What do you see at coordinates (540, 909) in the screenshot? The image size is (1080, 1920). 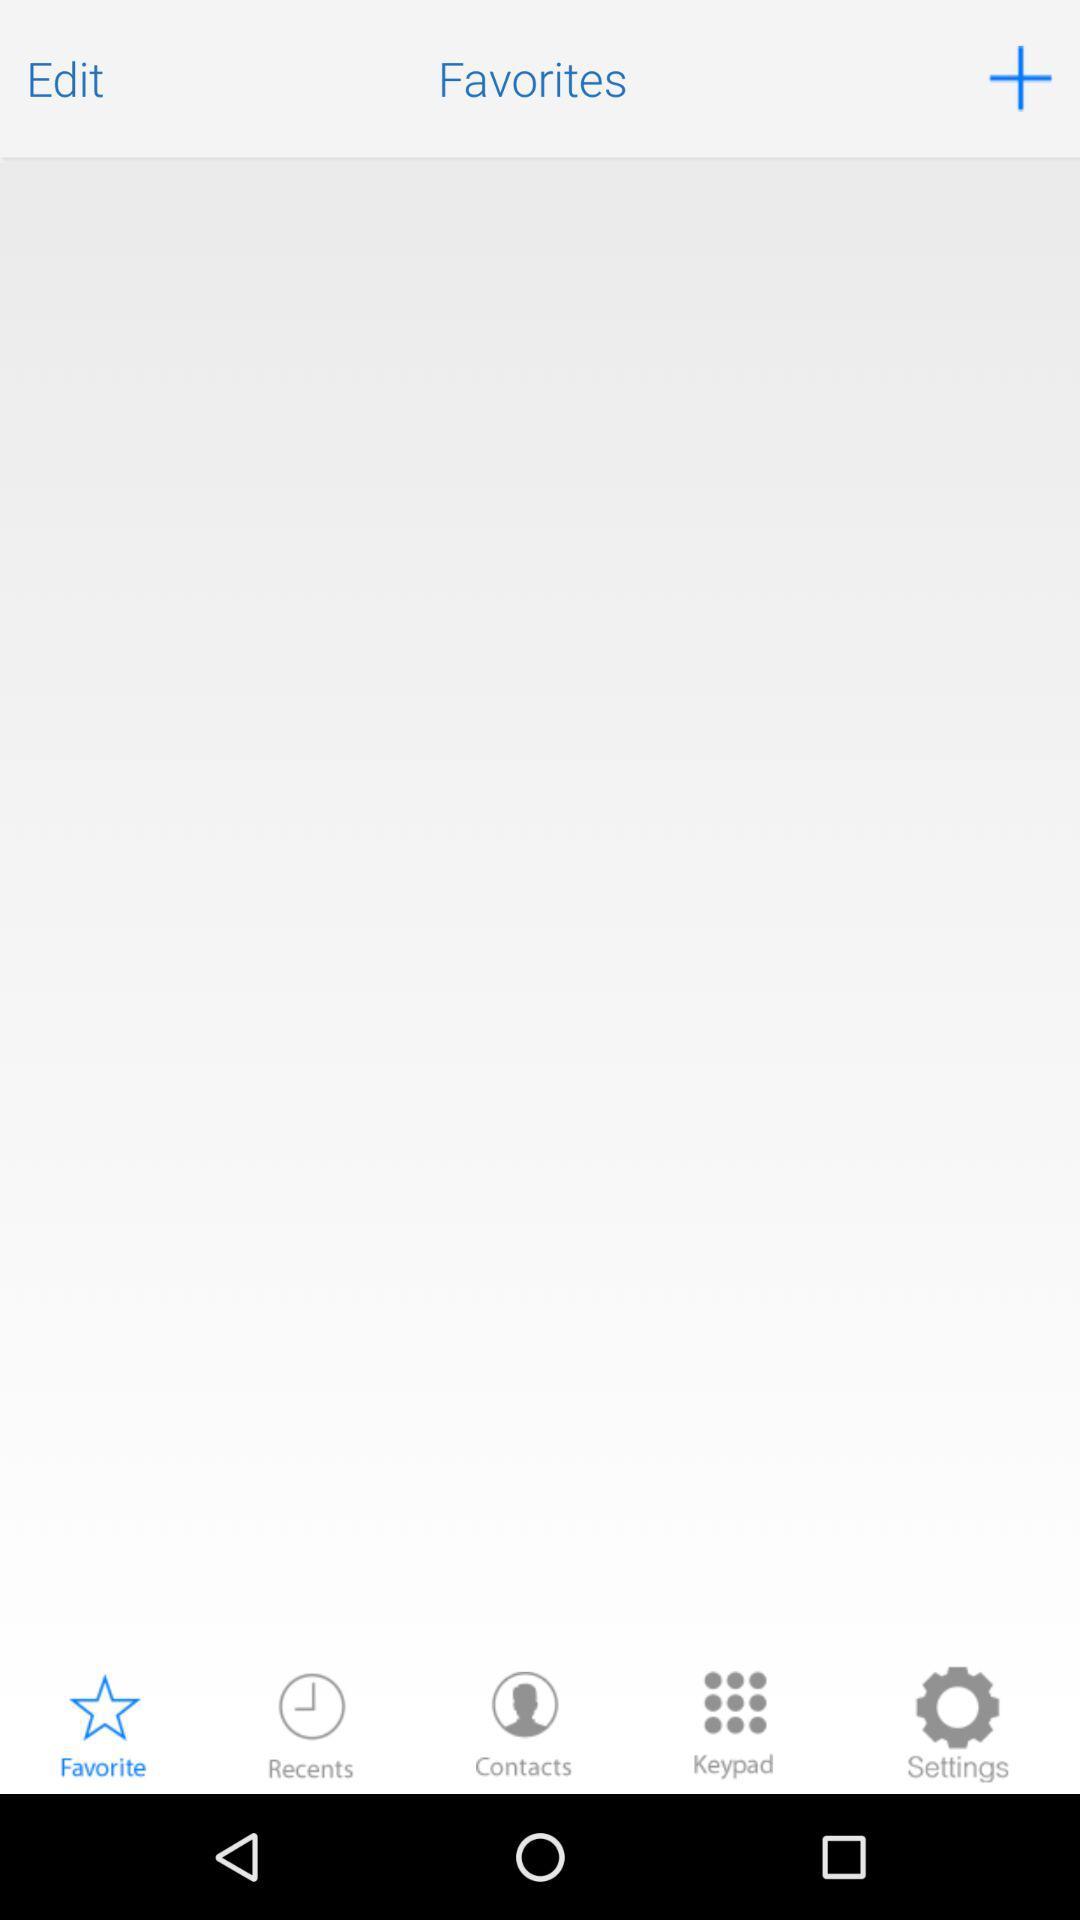 I see `the item at the center` at bounding box center [540, 909].